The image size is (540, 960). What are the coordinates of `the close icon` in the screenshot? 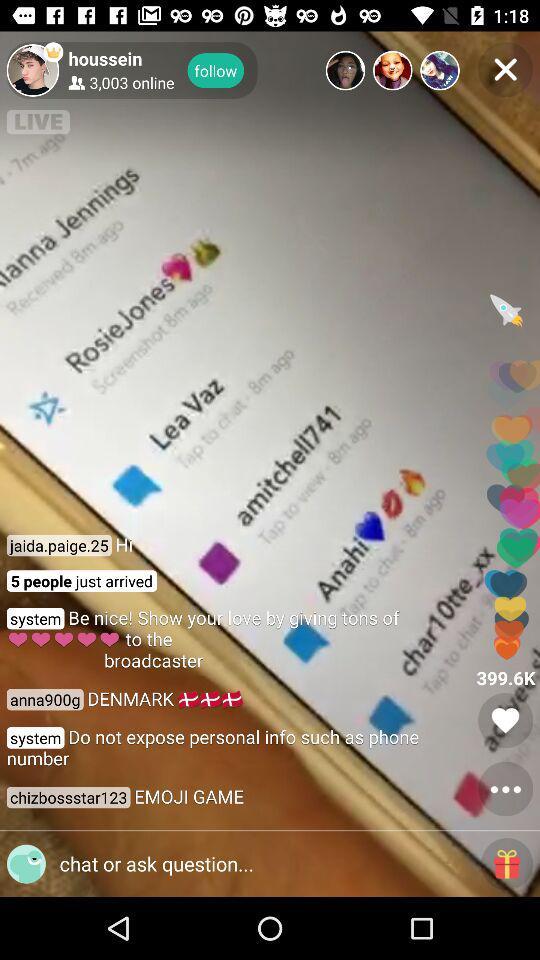 It's located at (504, 69).